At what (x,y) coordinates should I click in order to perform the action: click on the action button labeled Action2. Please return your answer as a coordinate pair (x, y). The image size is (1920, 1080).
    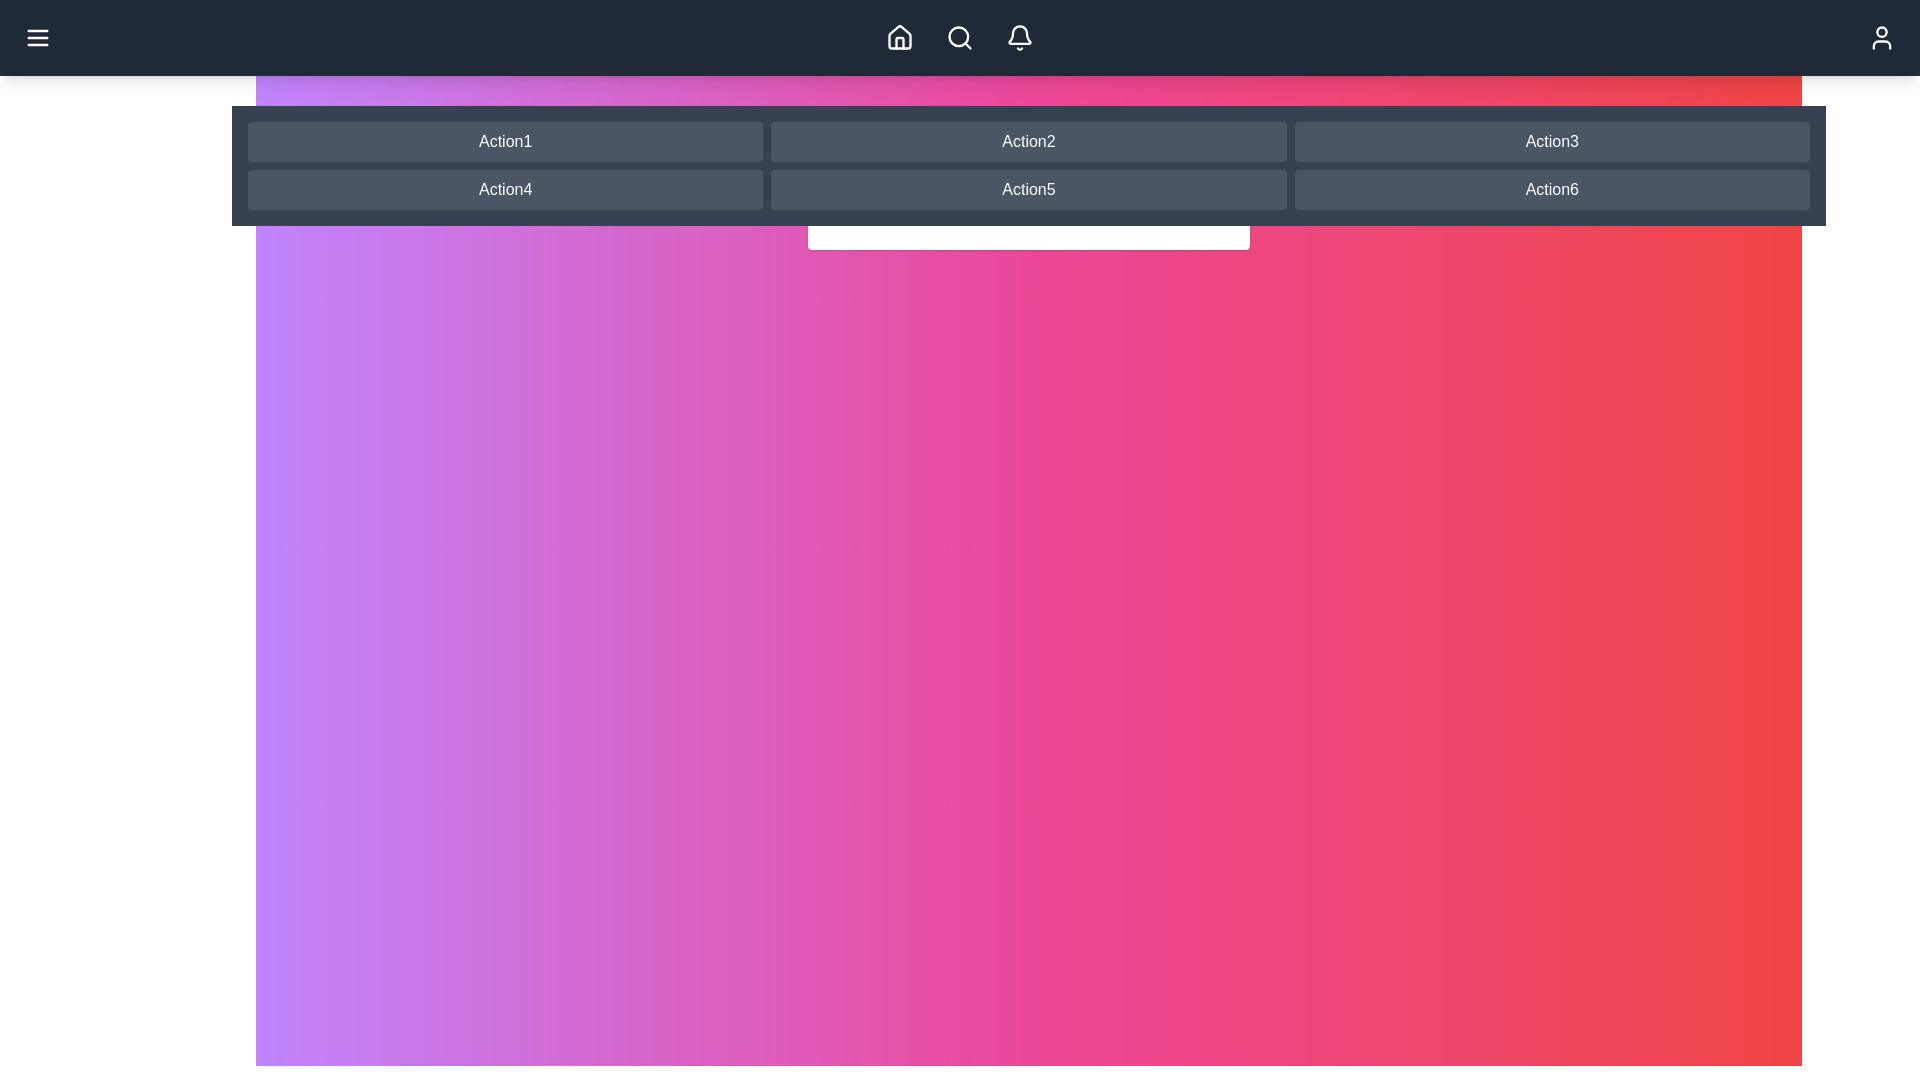
    Looking at the image, I should click on (1028, 141).